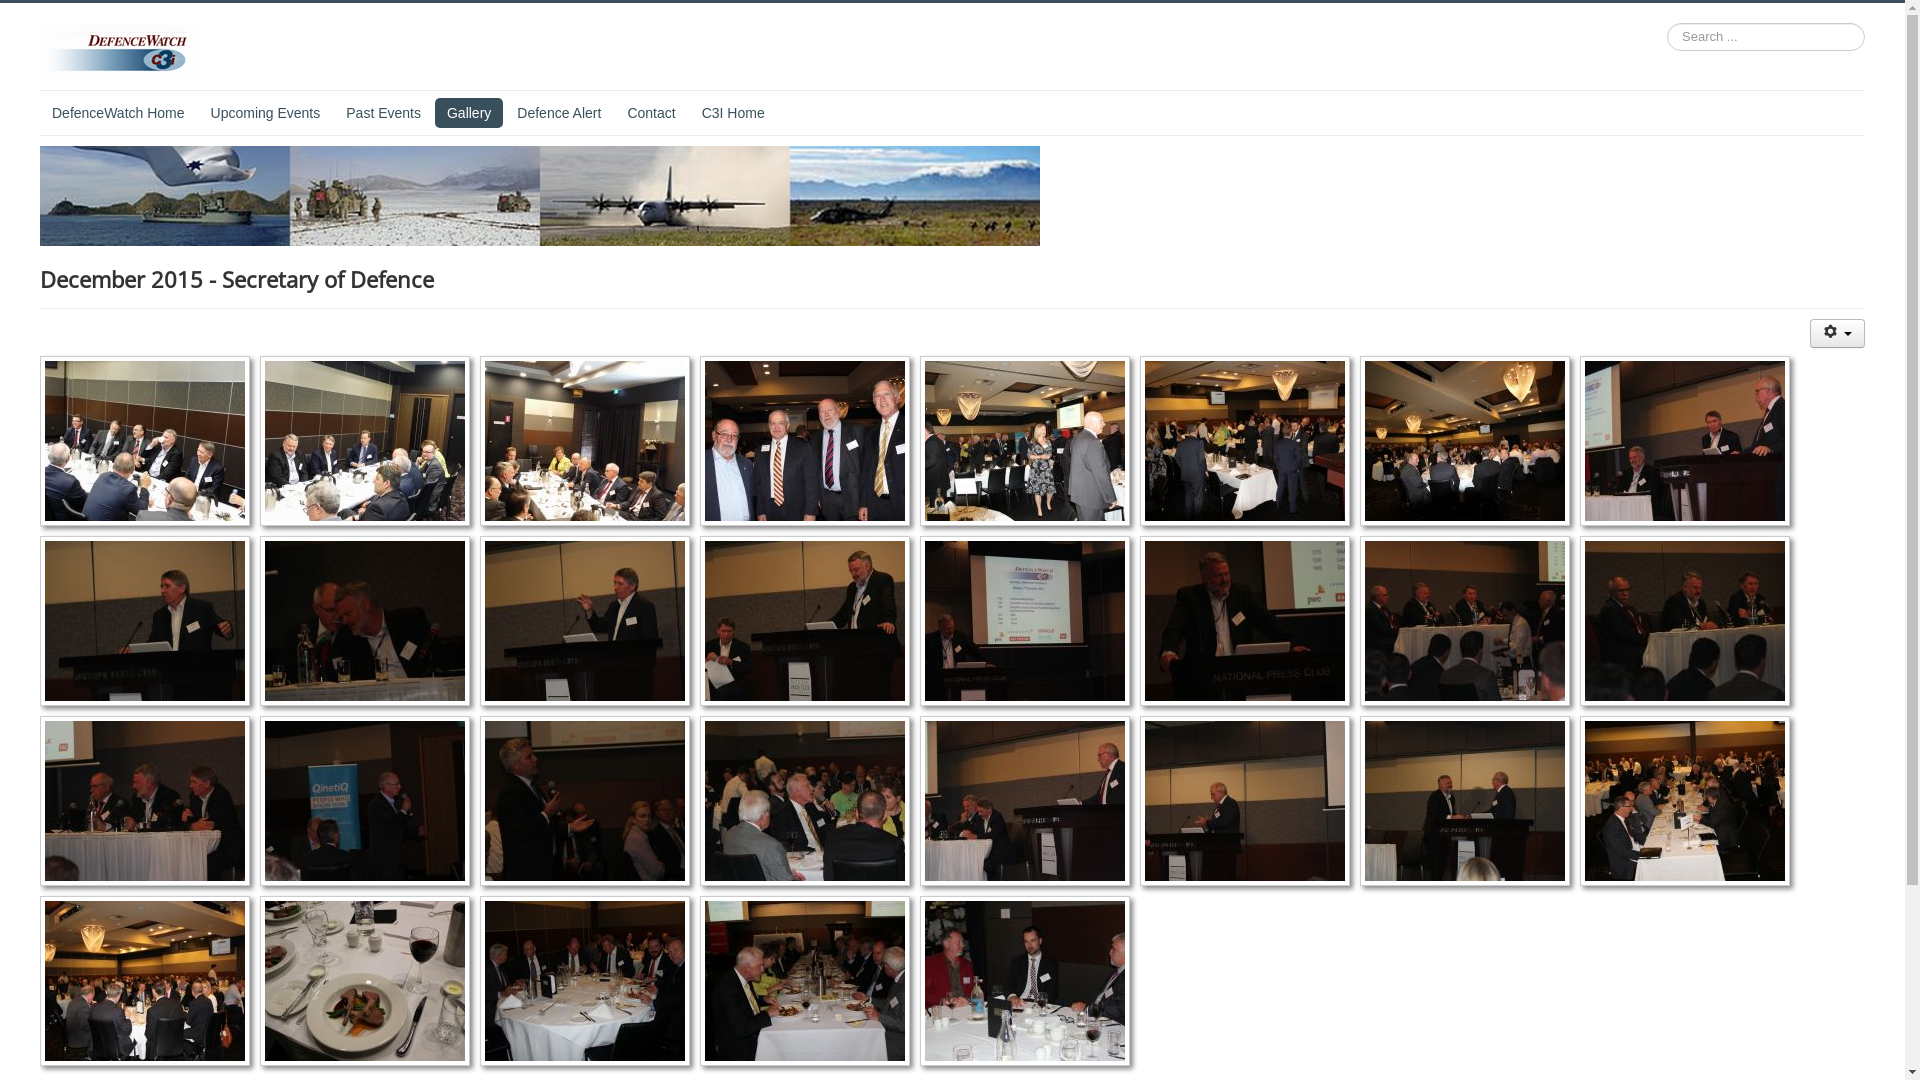  What do you see at coordinates (383, 112) in the screenshot?
I see `'Past Events'` at bounding box center [383, 112].